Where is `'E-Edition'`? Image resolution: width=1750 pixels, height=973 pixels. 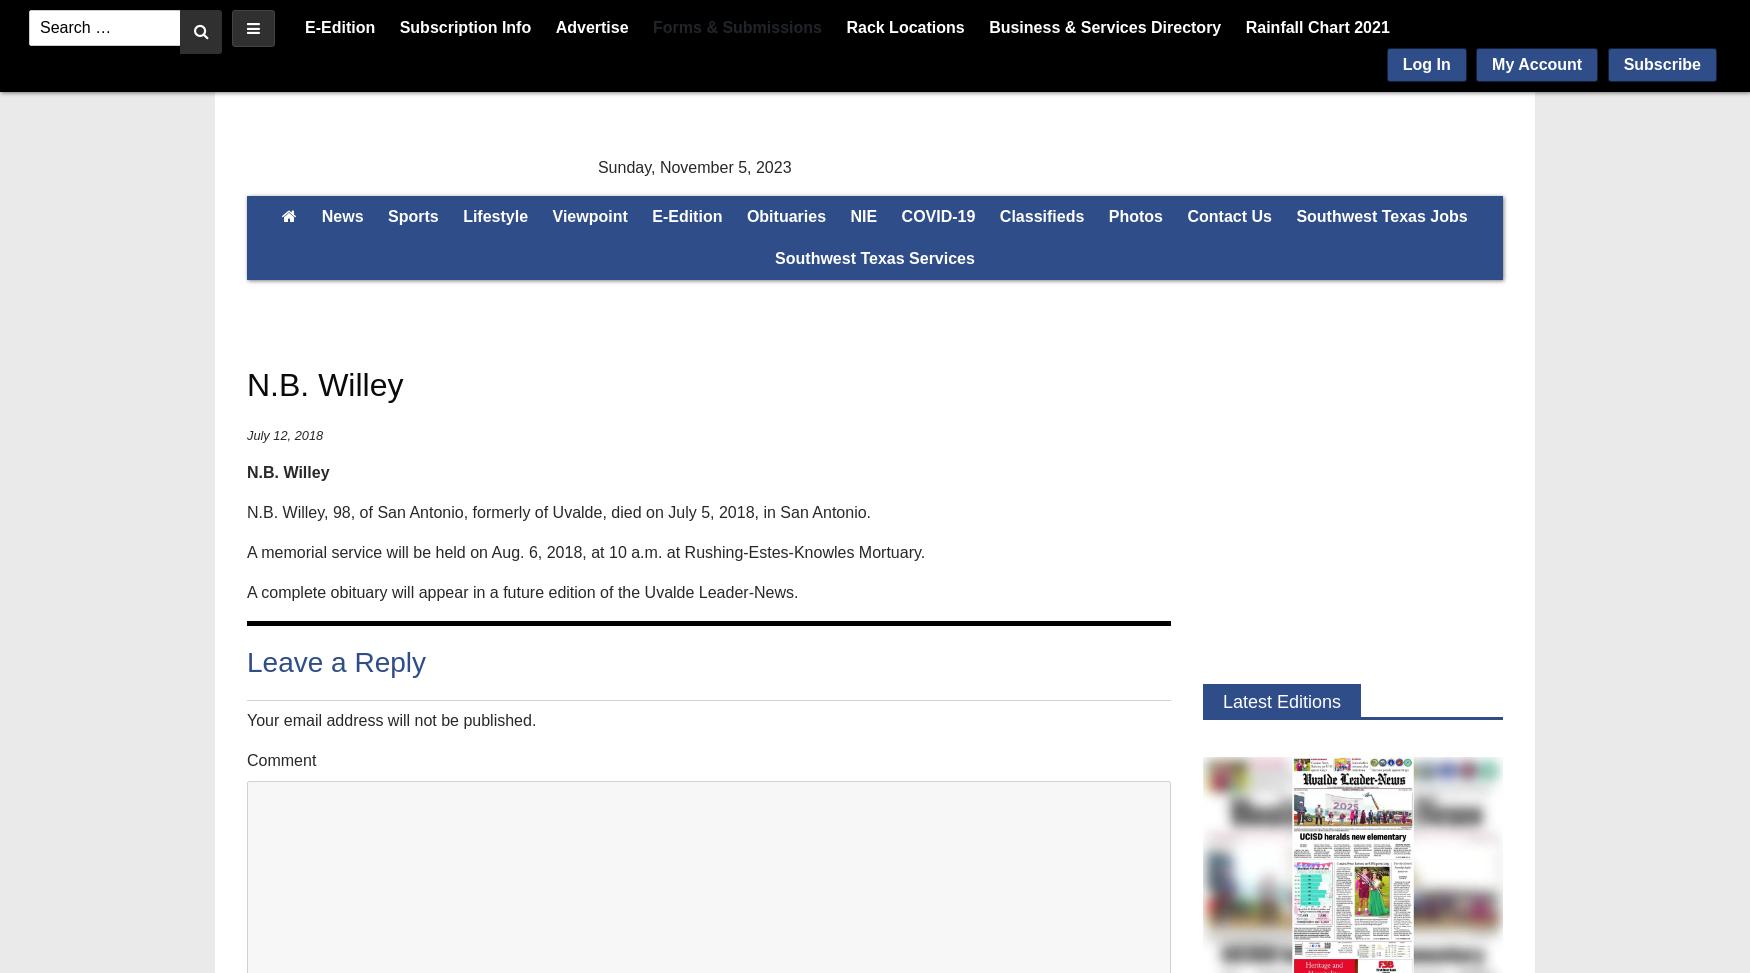
'E-Edition' is located at coordinates (686, 215).